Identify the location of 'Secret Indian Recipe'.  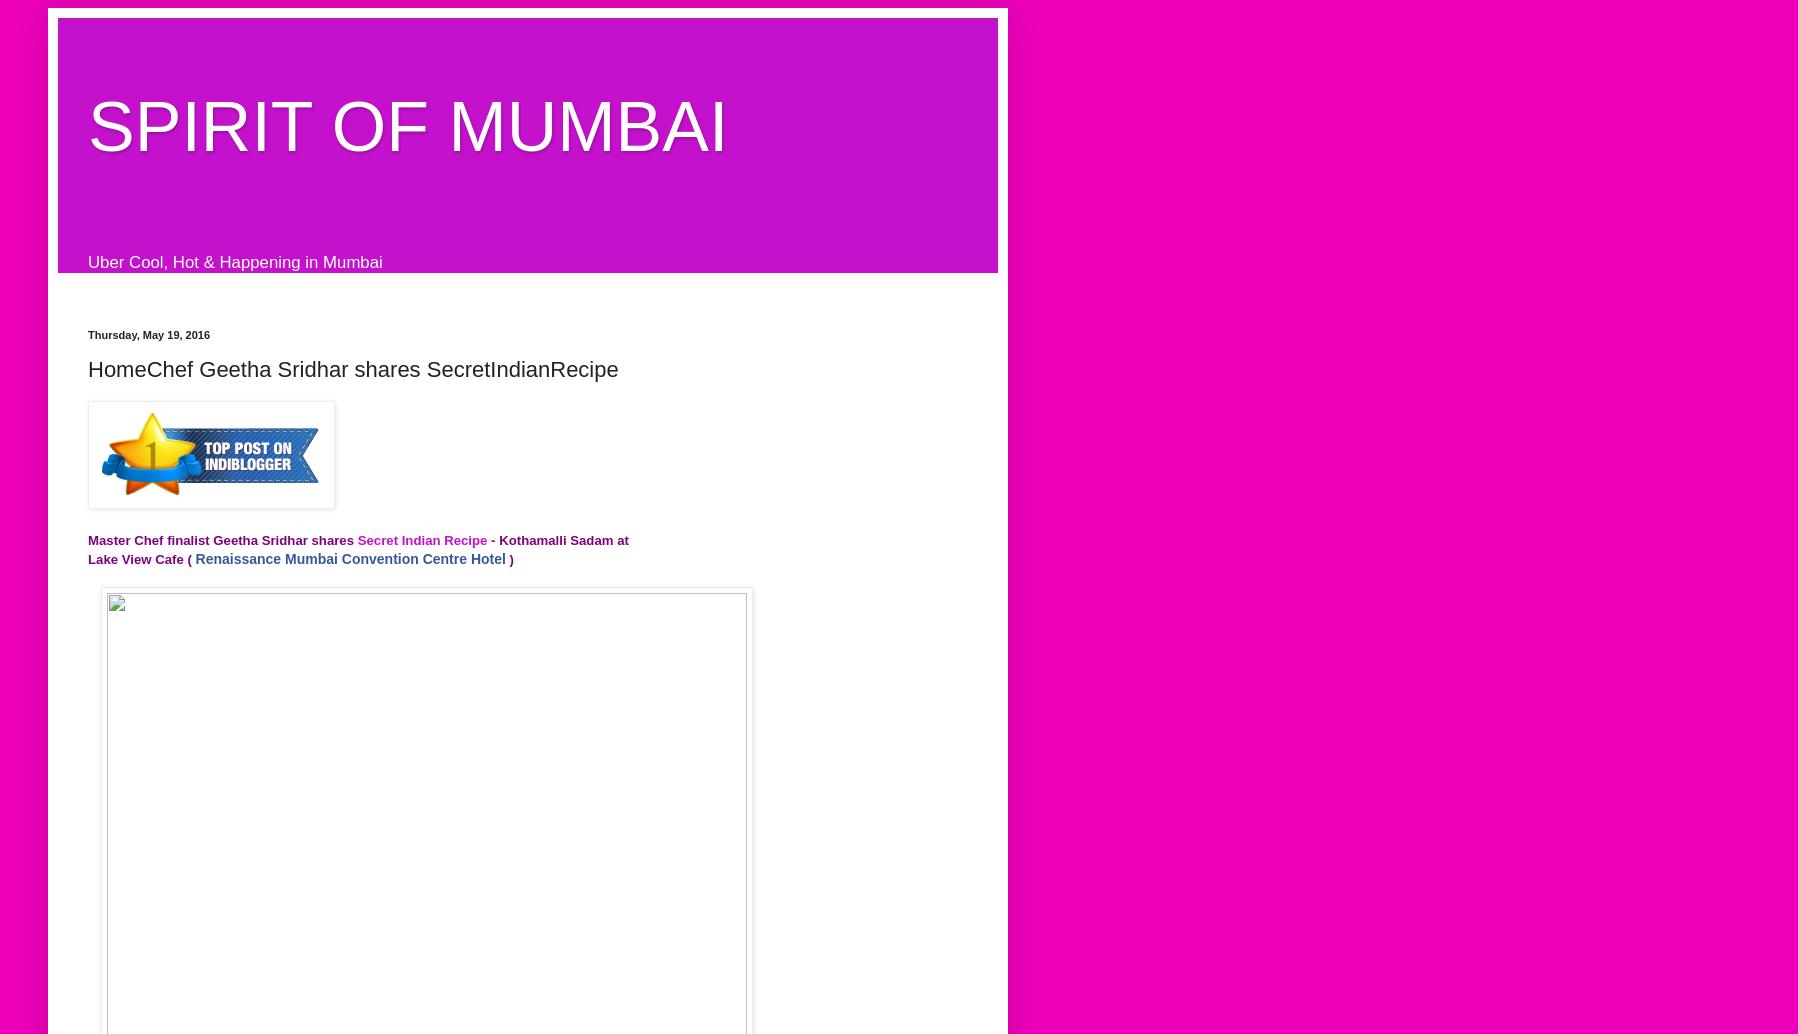
(356, 539).